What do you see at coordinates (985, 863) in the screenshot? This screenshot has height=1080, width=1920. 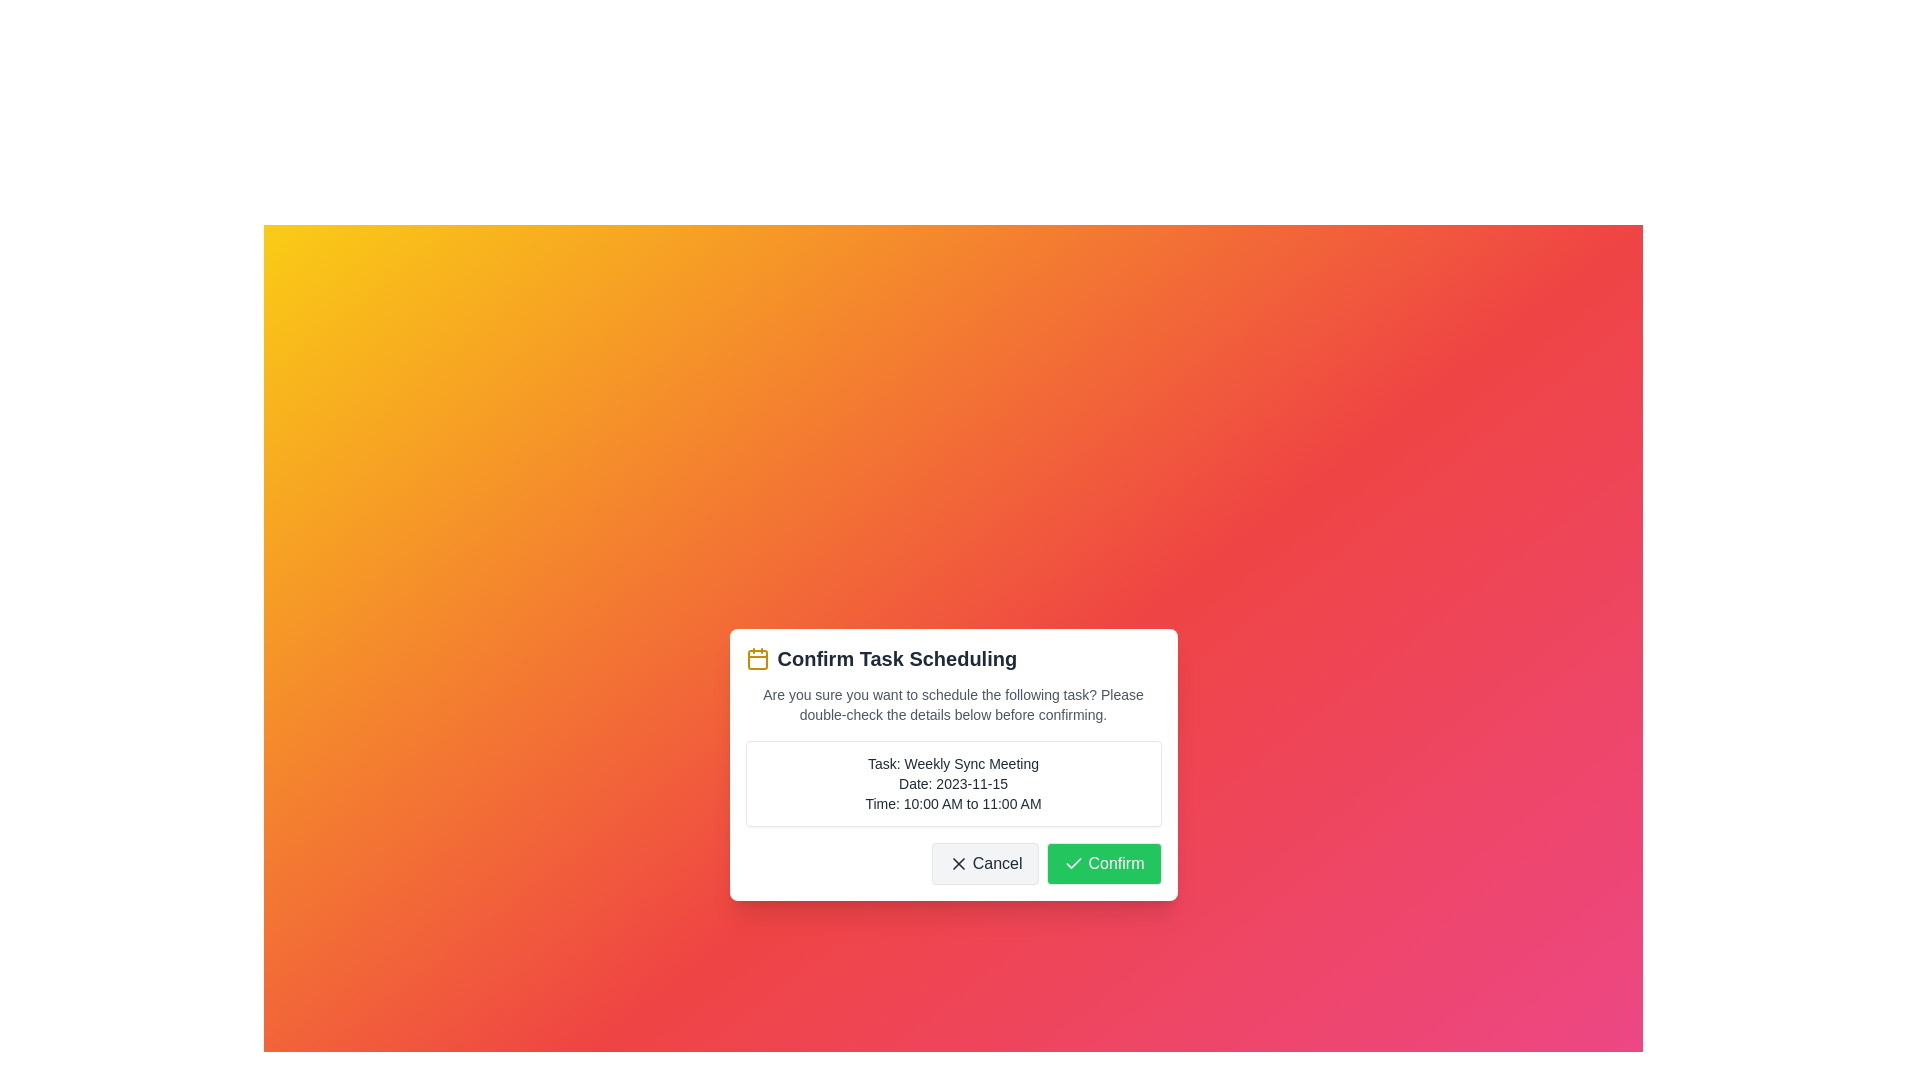 I see `the 'Cancel' button, which has a gray background, black text, and a rounded border` at bounding box center [985, 863].